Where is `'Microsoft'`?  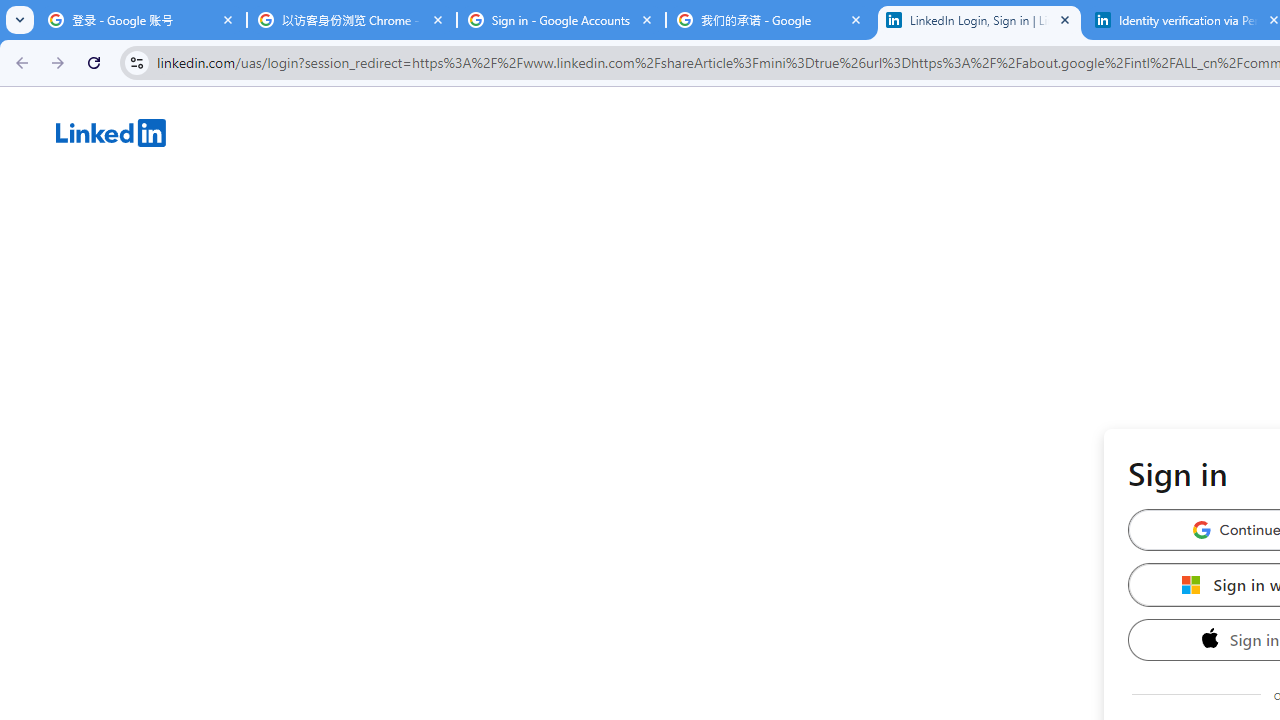
'Microsoft' is located at coordinates (1191, 584).